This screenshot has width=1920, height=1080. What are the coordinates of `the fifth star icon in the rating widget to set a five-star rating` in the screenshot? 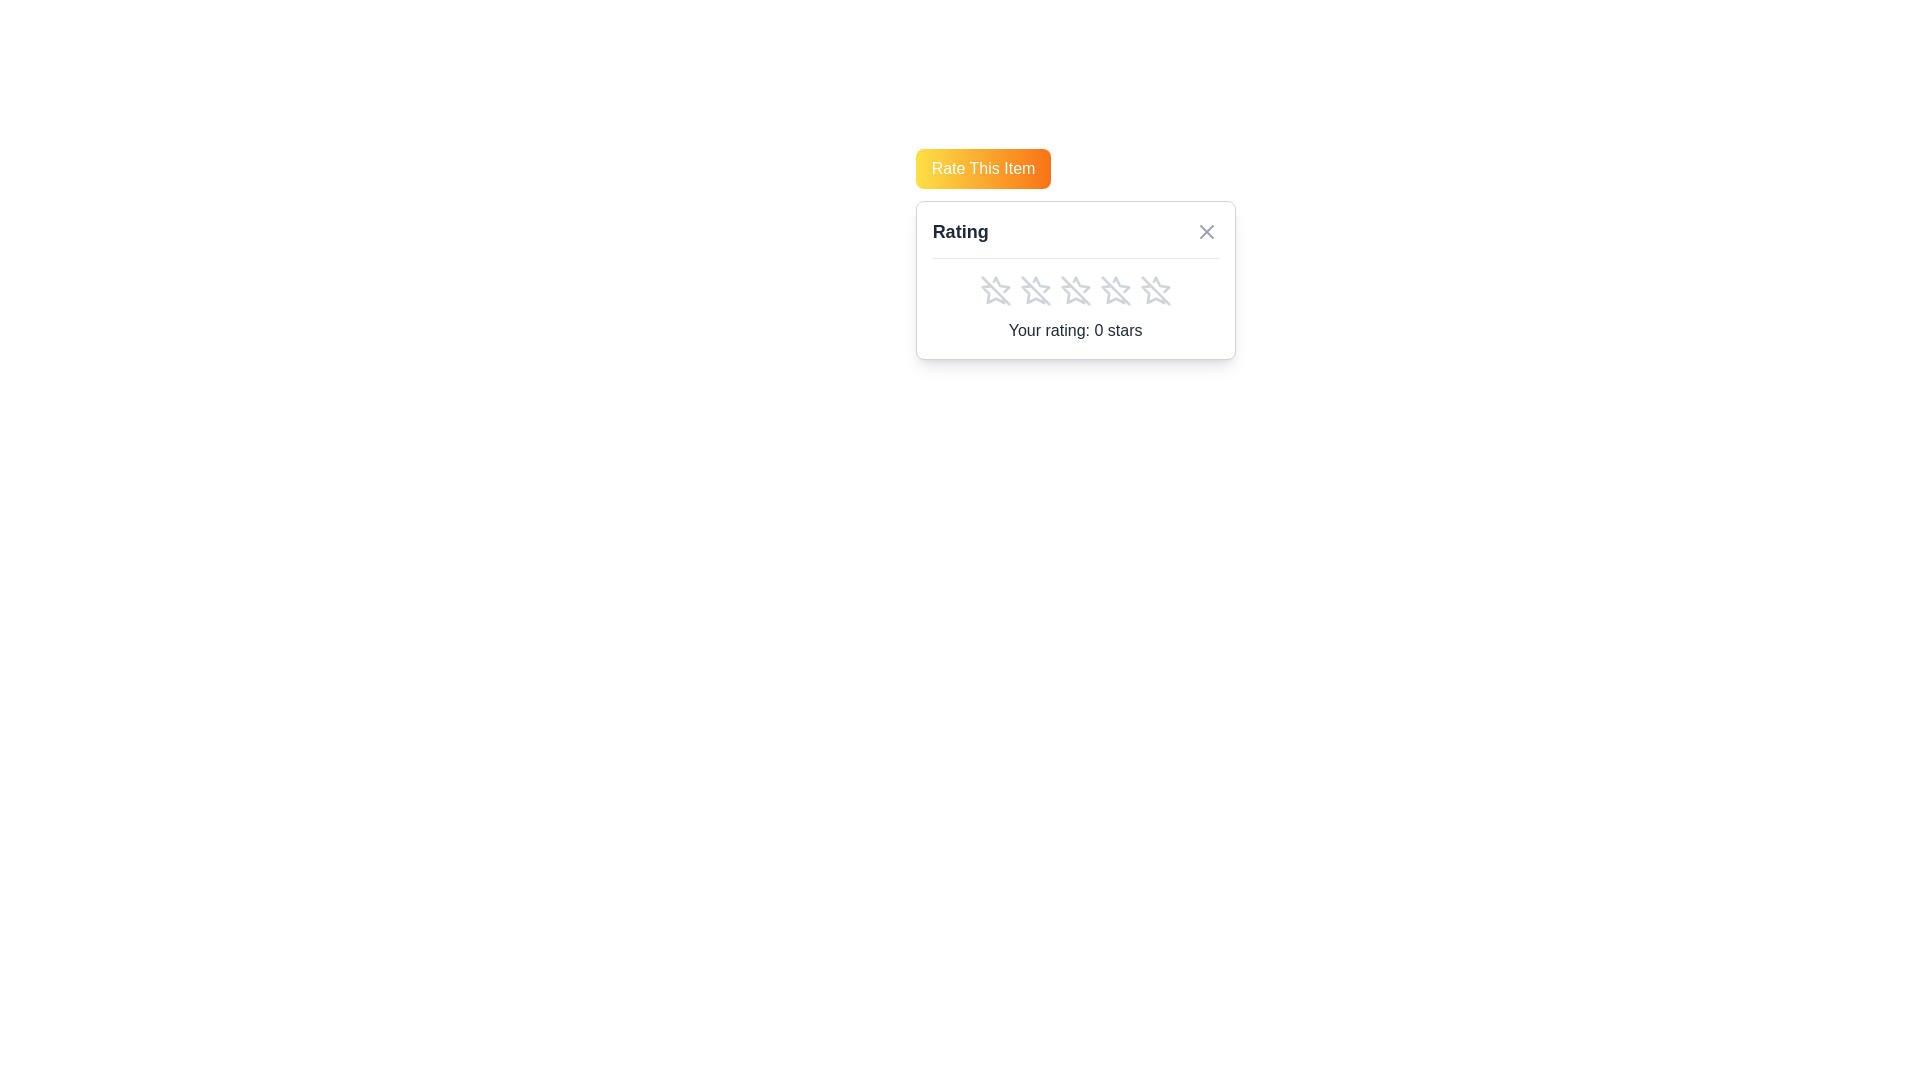 It's located at (1112, 294).